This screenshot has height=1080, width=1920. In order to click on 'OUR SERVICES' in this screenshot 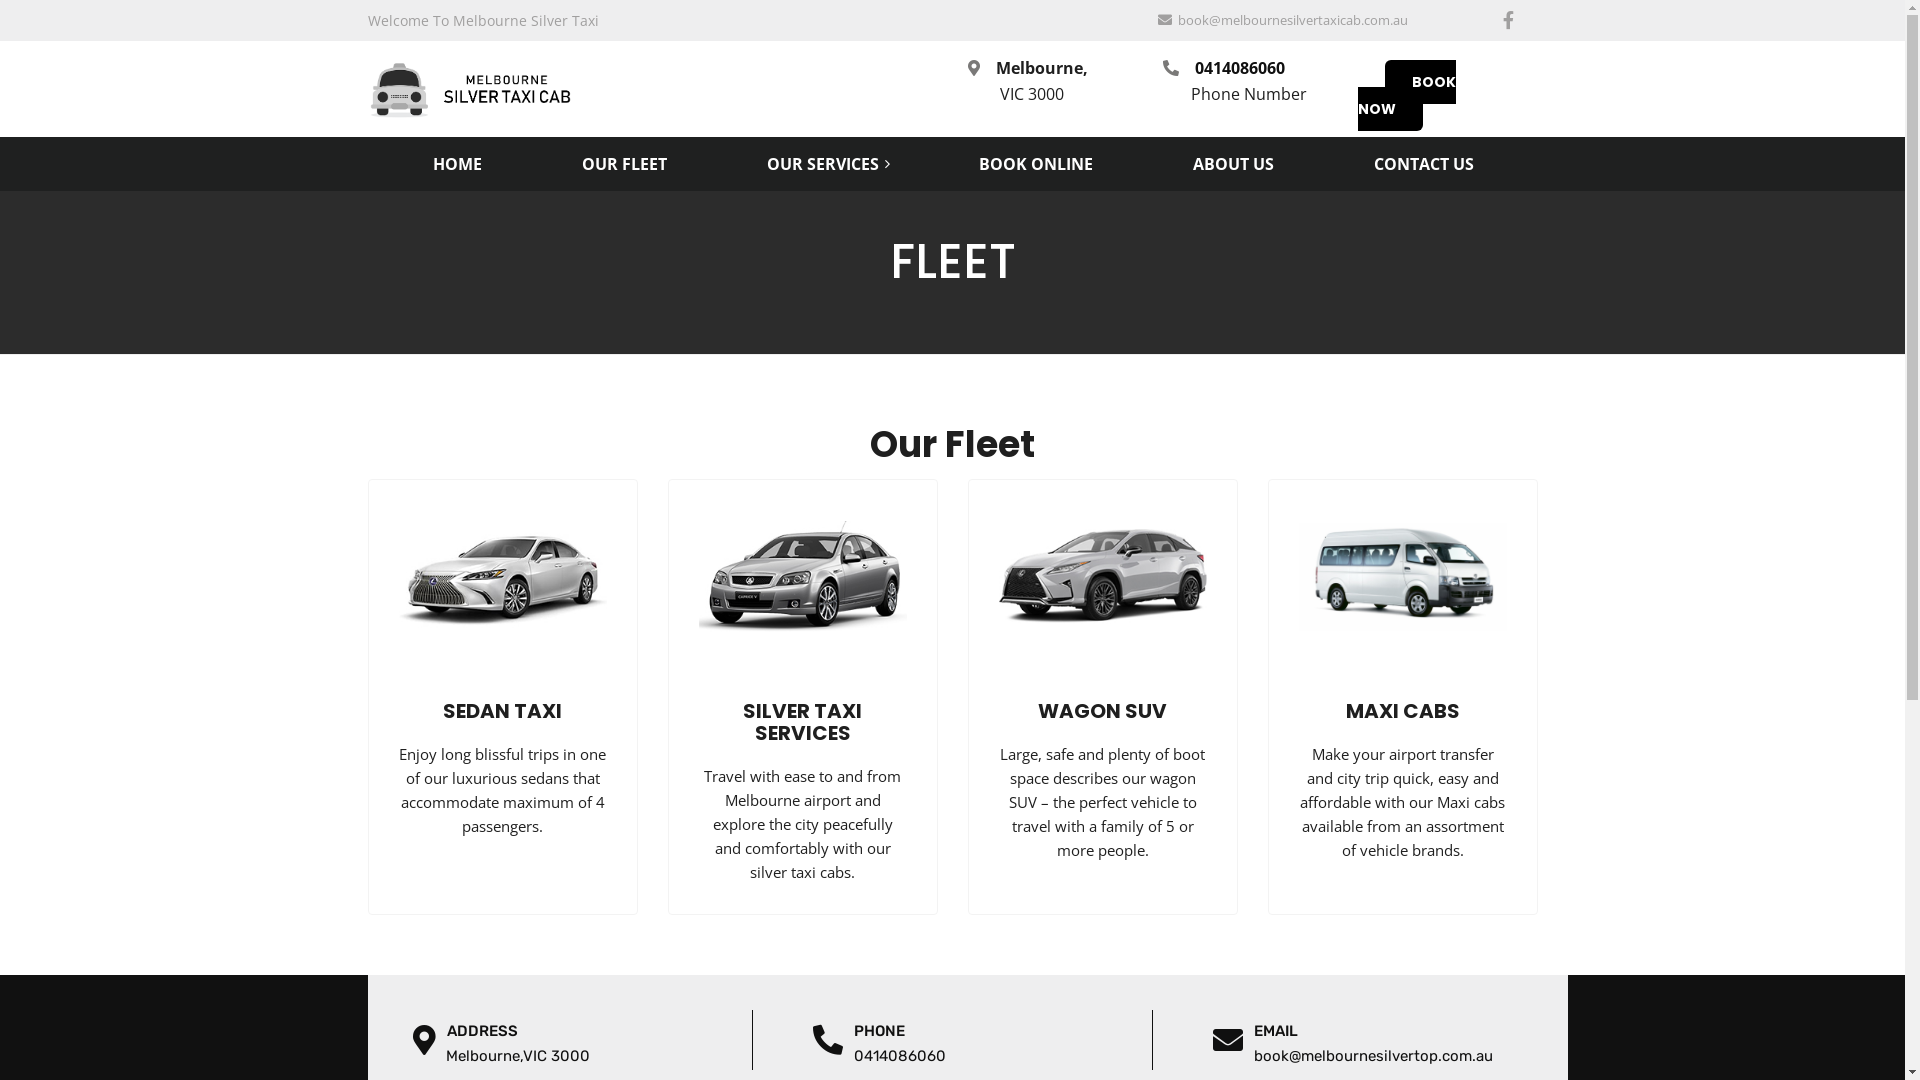, I will do `click(751, 160)`.